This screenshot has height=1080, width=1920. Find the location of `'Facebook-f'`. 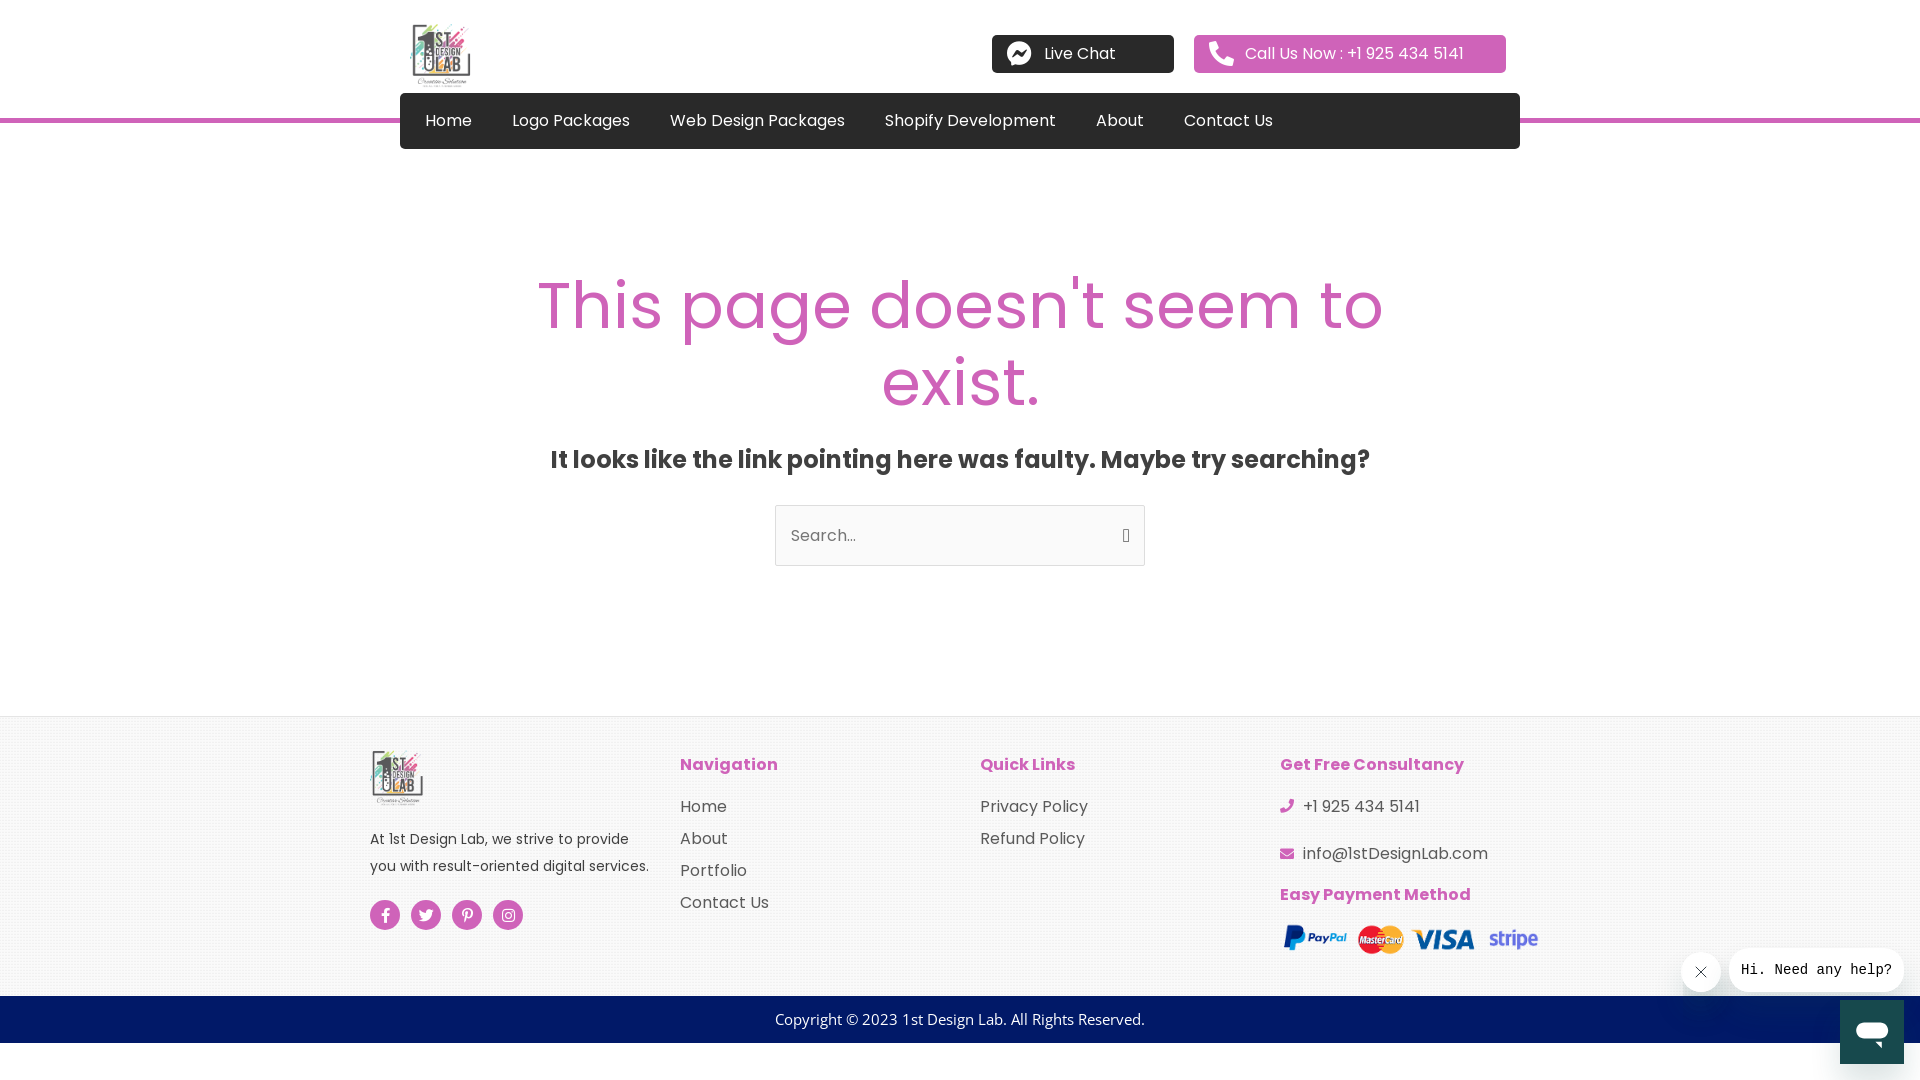

'Facebook-f' is located at coordinates (384, 914).